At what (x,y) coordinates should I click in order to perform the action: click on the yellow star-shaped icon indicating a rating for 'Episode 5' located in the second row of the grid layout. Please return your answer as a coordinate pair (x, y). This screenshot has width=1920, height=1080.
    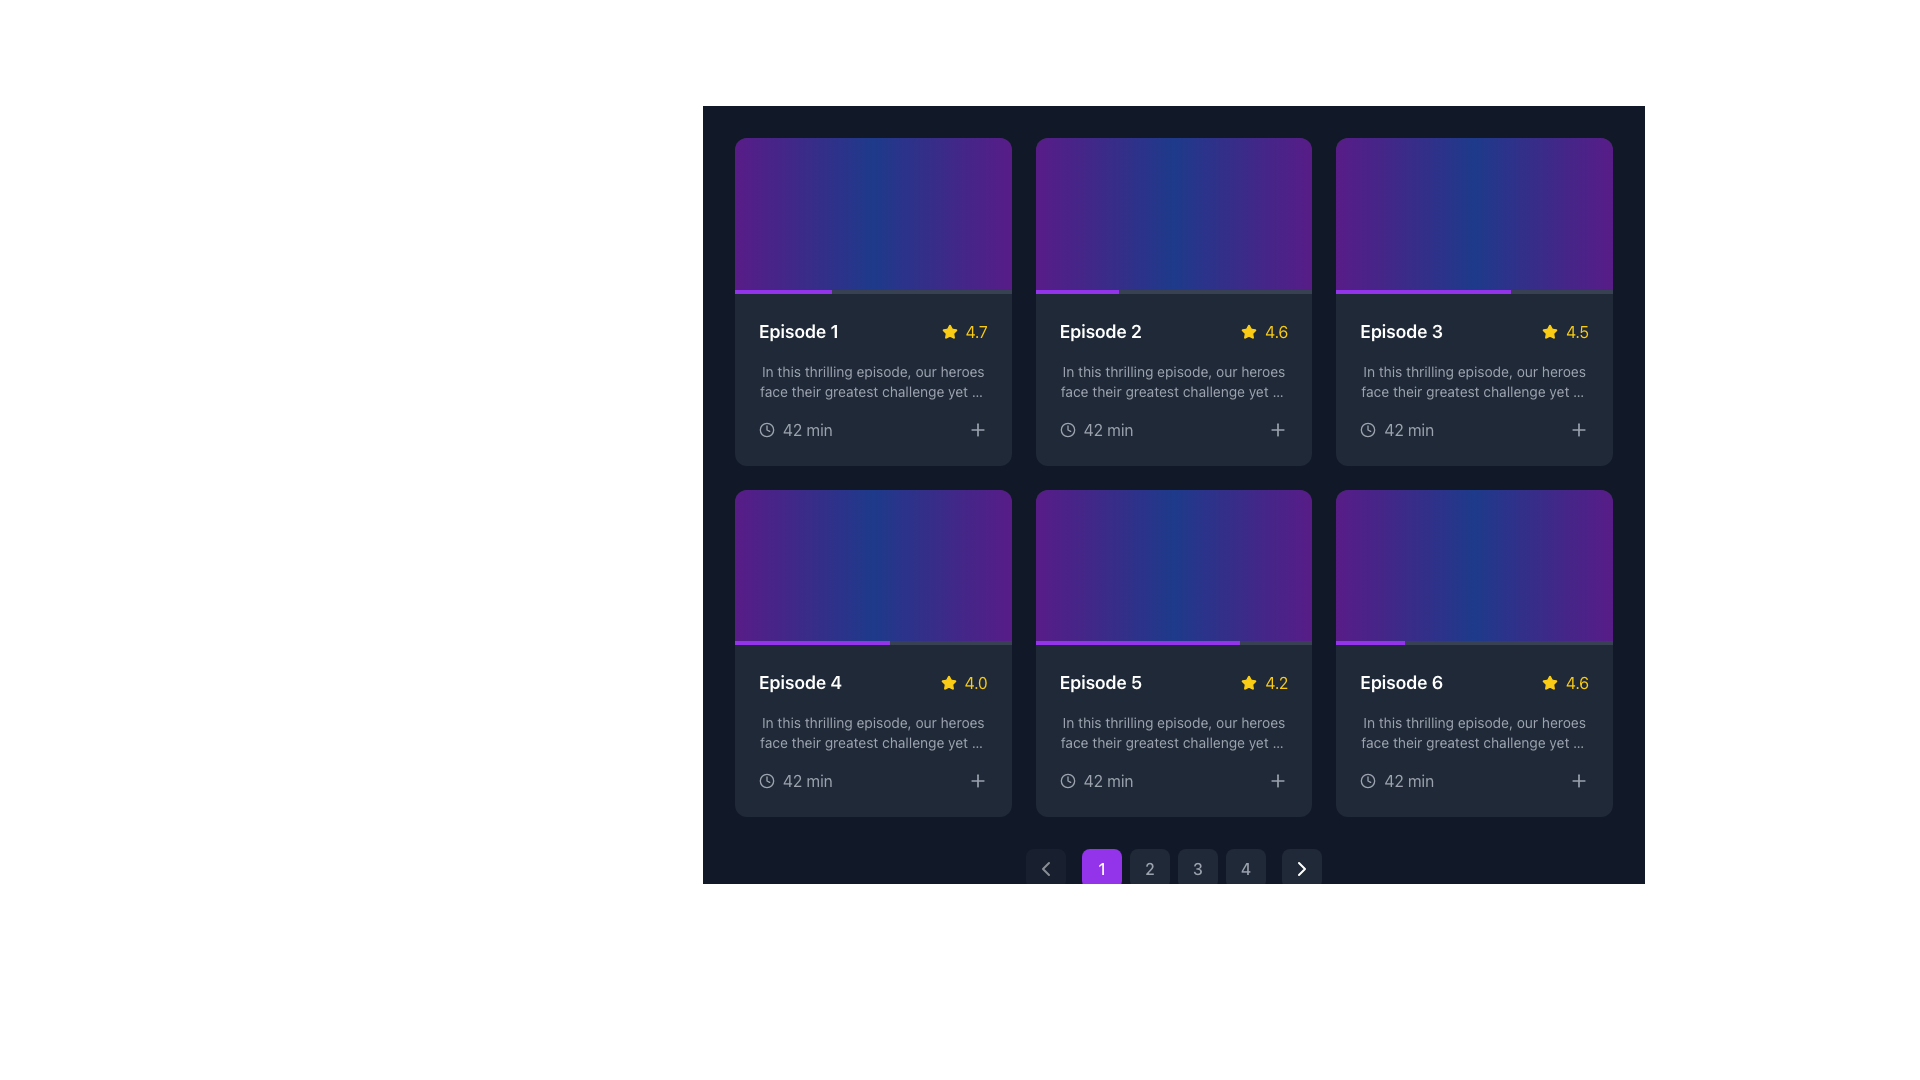
    Looking at the image, I should click on (1248, 682).